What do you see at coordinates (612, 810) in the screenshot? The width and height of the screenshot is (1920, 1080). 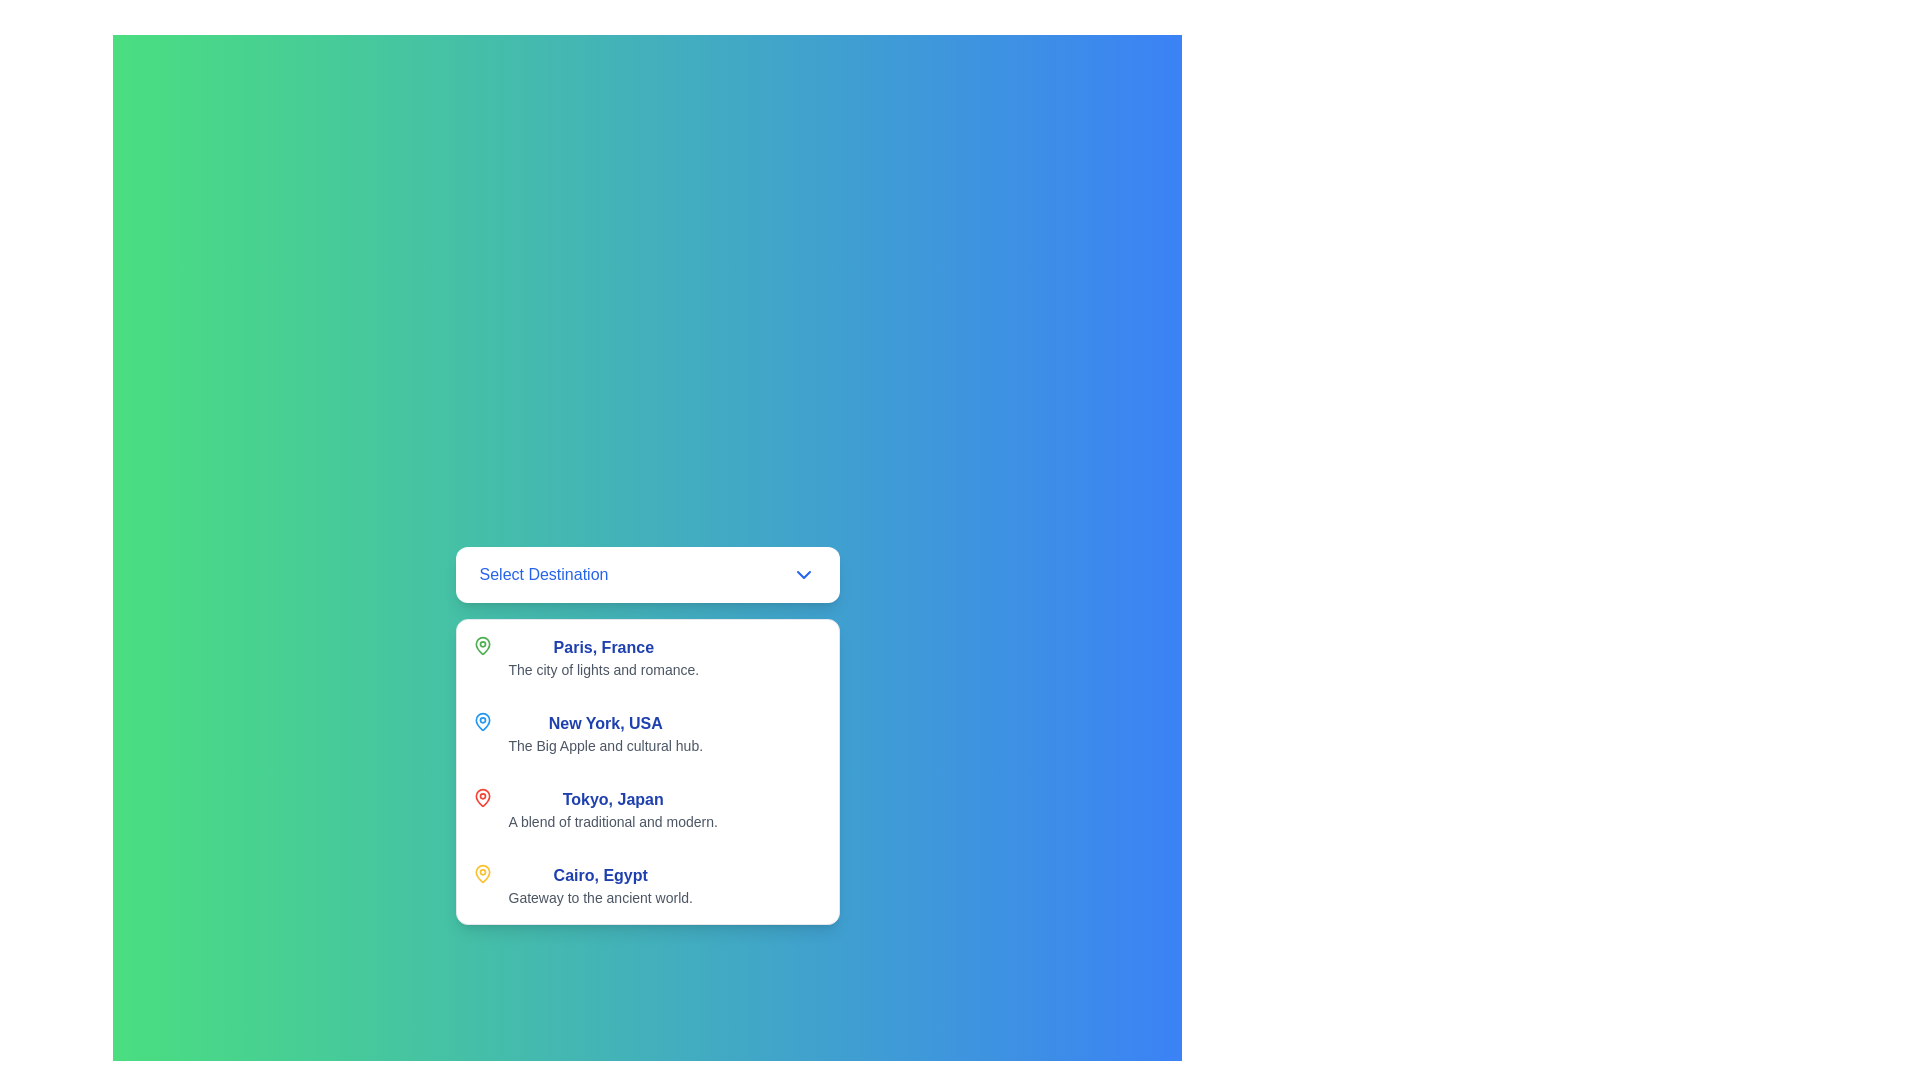 I see `the list item displaying 'Tokyo, Japan'` at bounding box center [612, 810].